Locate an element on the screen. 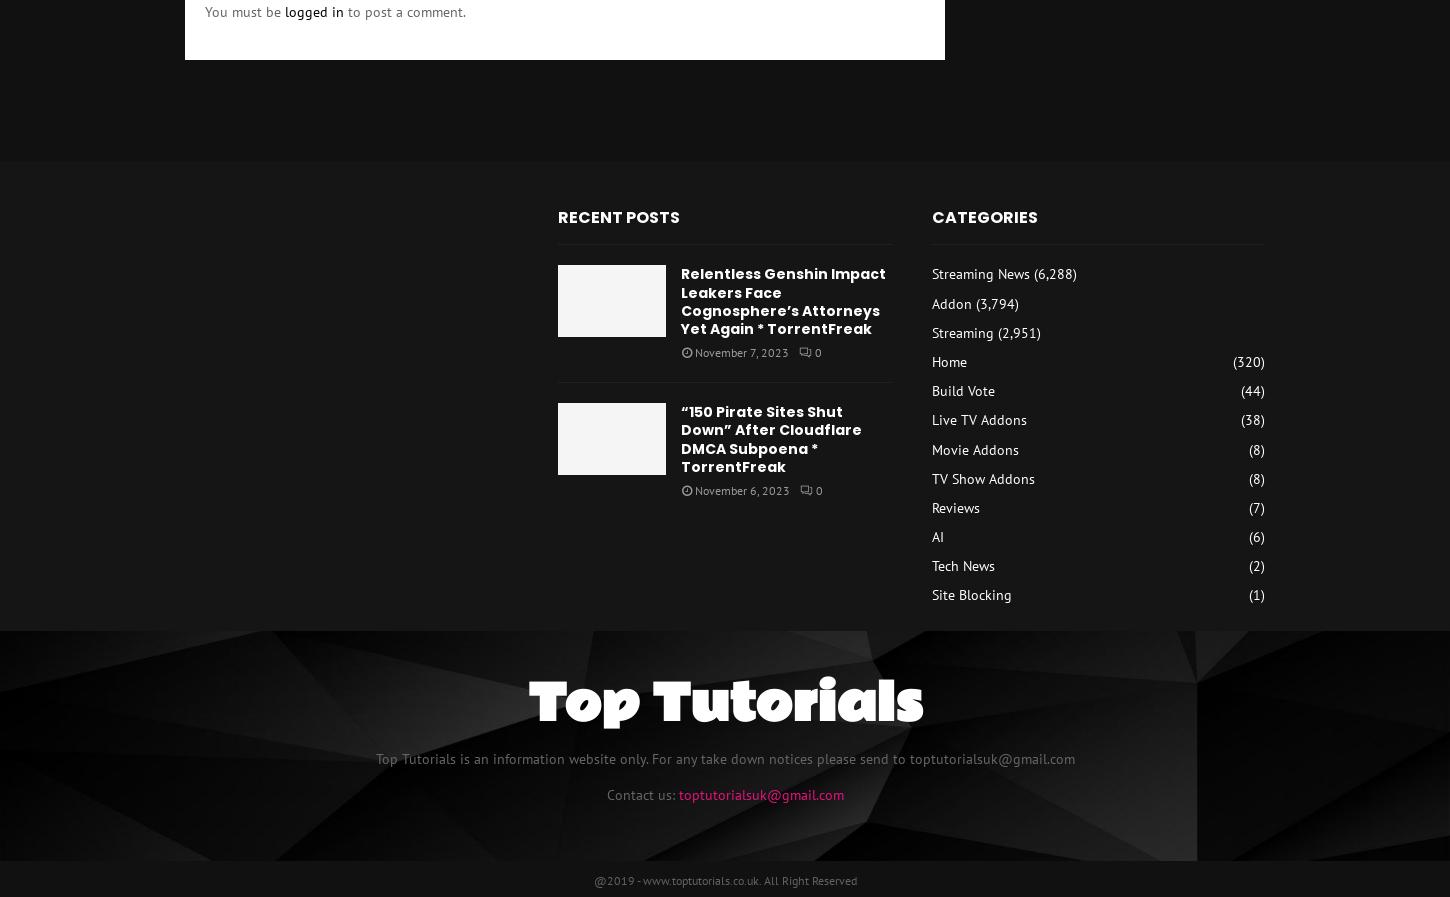  '(2,951)' is located at coordinates (1016, 330).